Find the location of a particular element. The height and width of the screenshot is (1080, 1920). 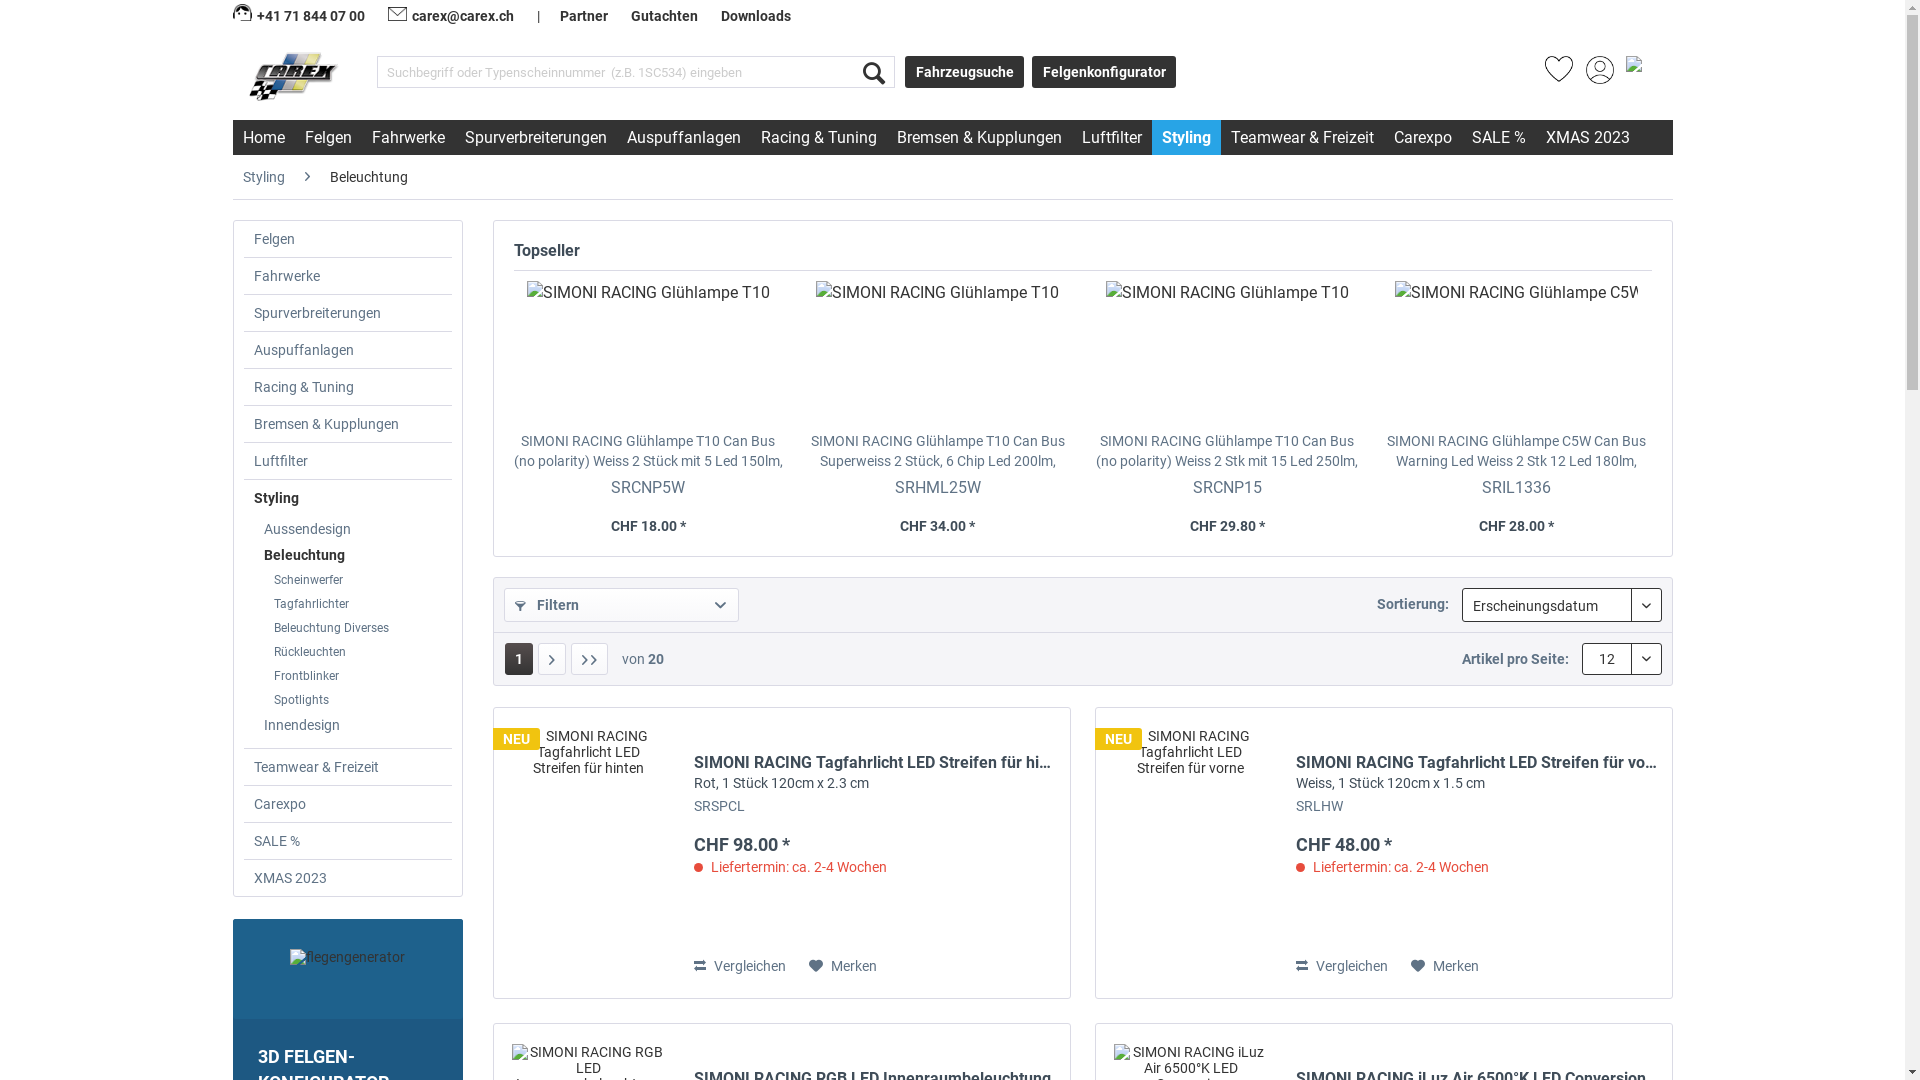

'Downloads' is located at coordinates (753, 15).